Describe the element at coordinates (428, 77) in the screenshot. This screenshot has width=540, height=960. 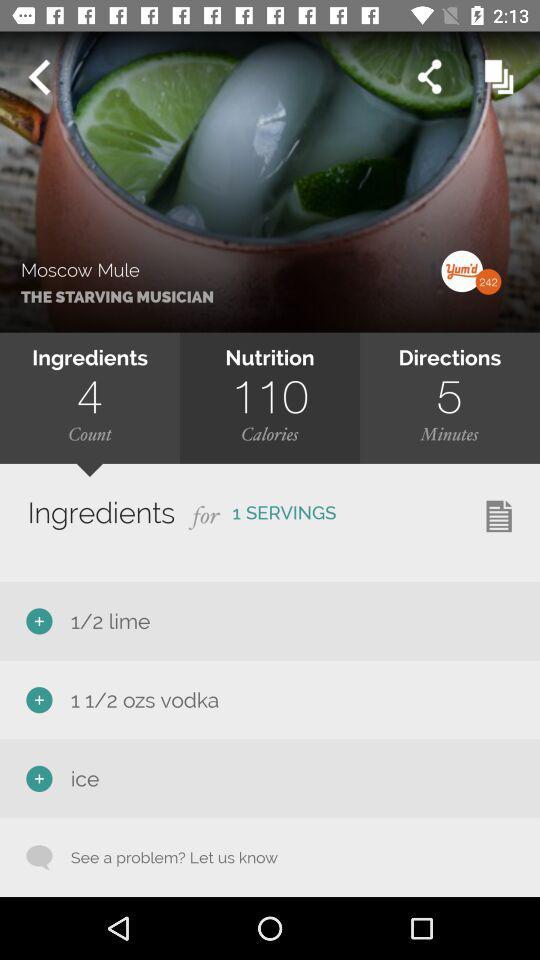
I see `share this page` at that location.